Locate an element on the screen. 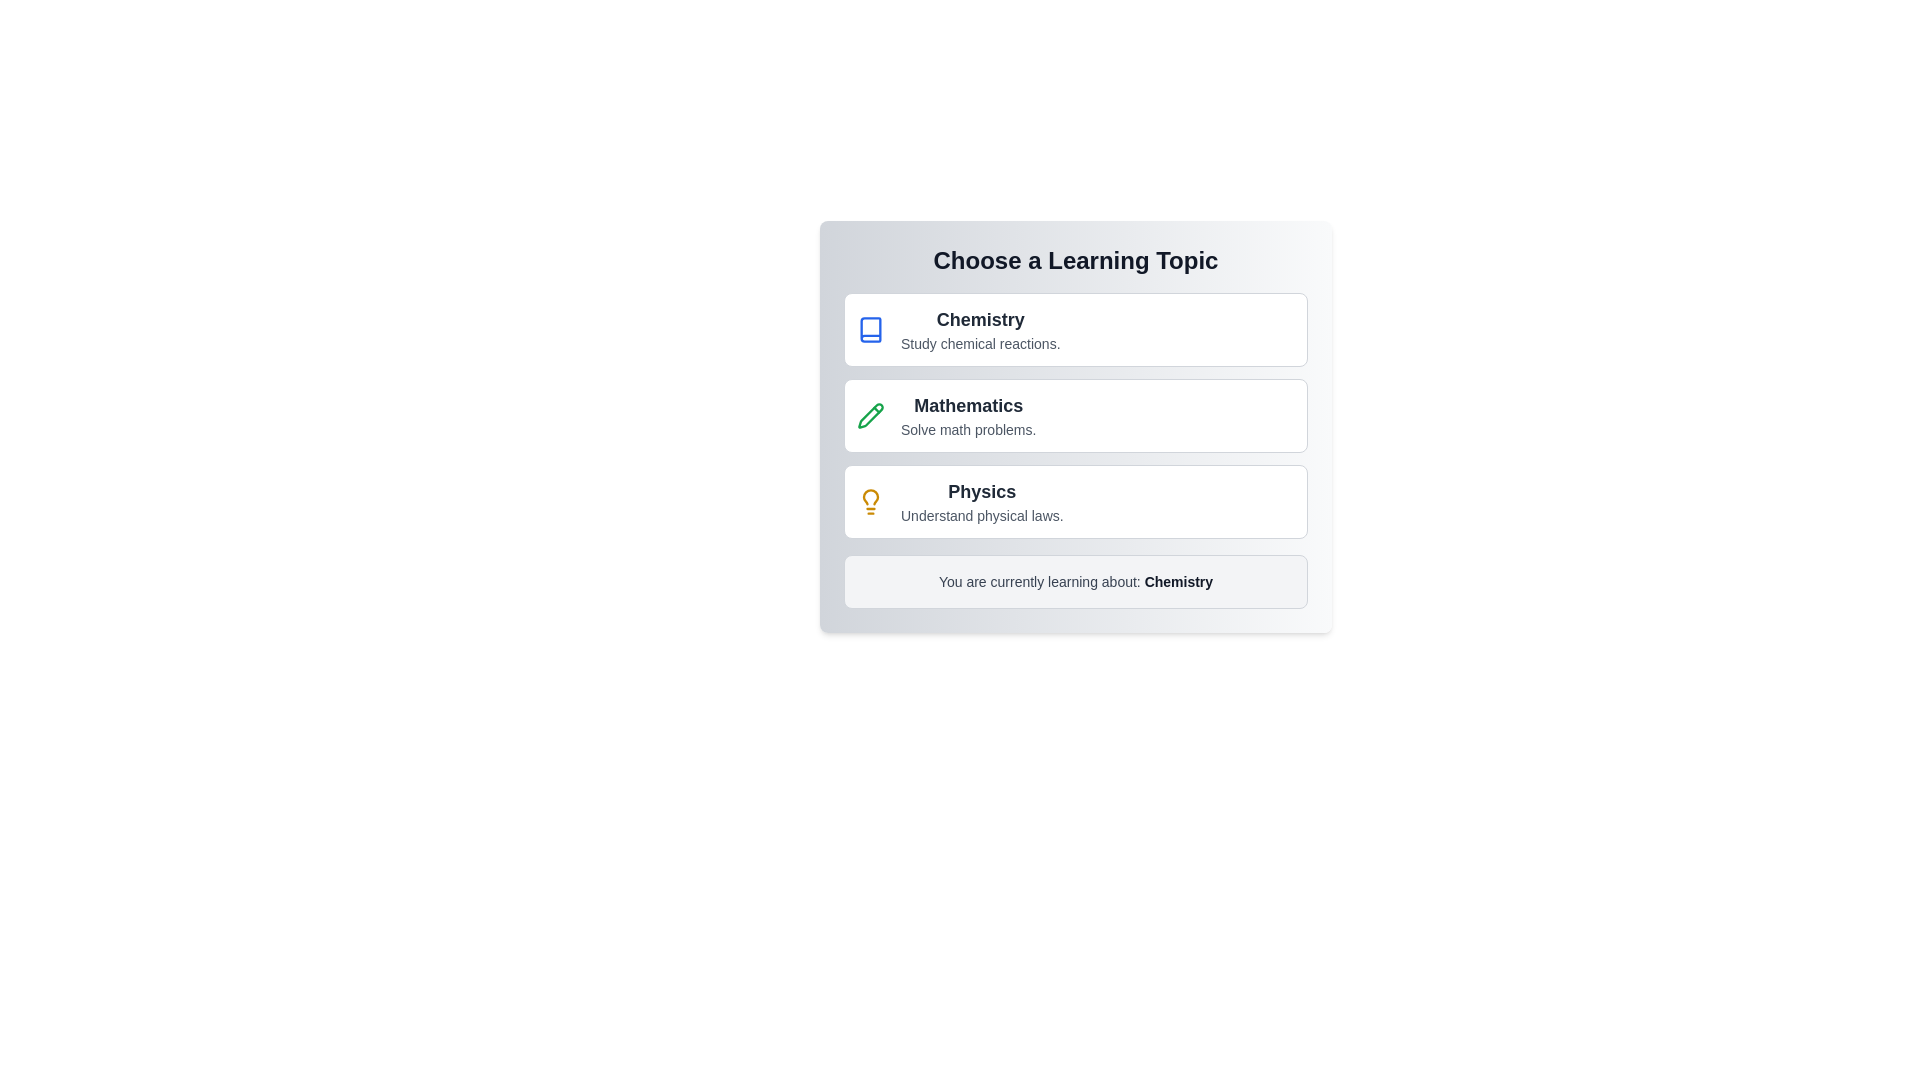  the heading element that provides a title for the section, guiding the user to choose a learning topic is located at coordinates (1074, 260).